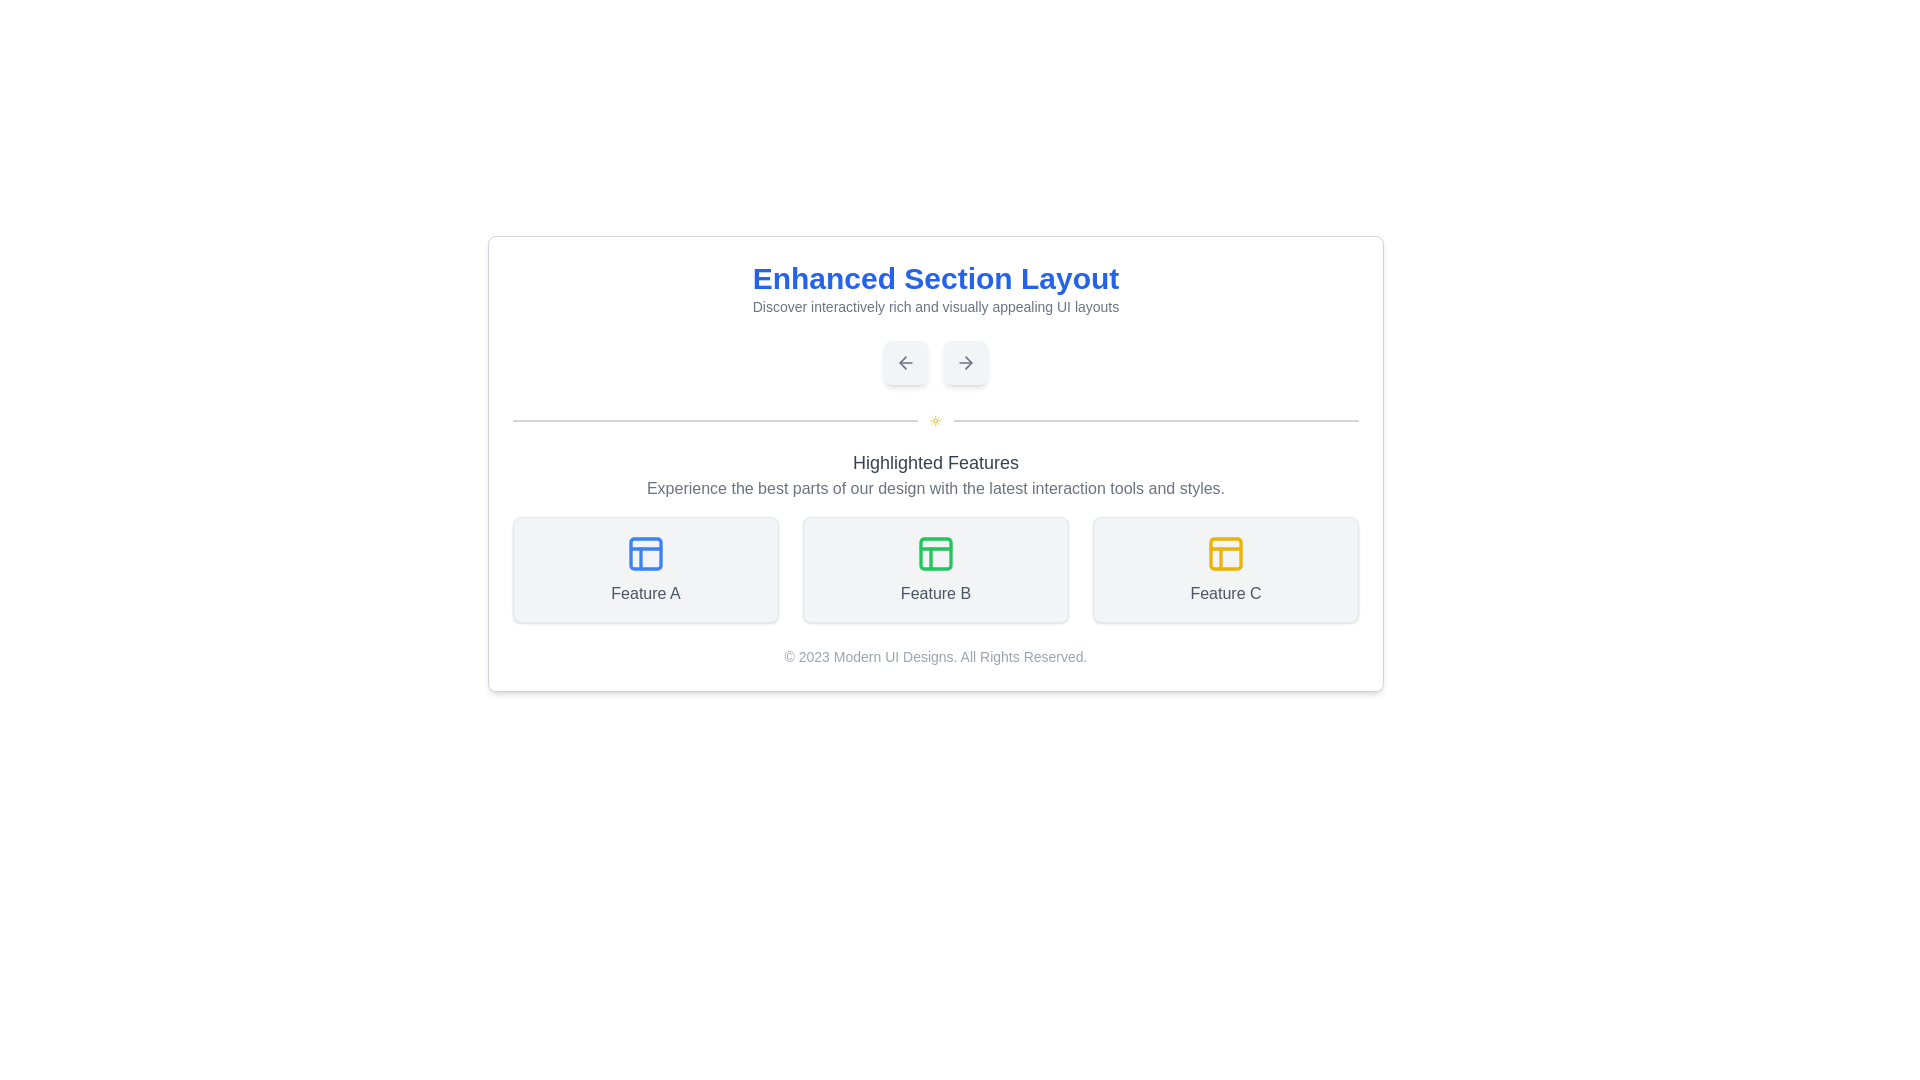  What do you see at coordinates (905, 362) in the screenshot?
I see `the navigation control icon embedded in the rounded rectangular button, positioned near the center of the interface` at bounding box center [905, 362].